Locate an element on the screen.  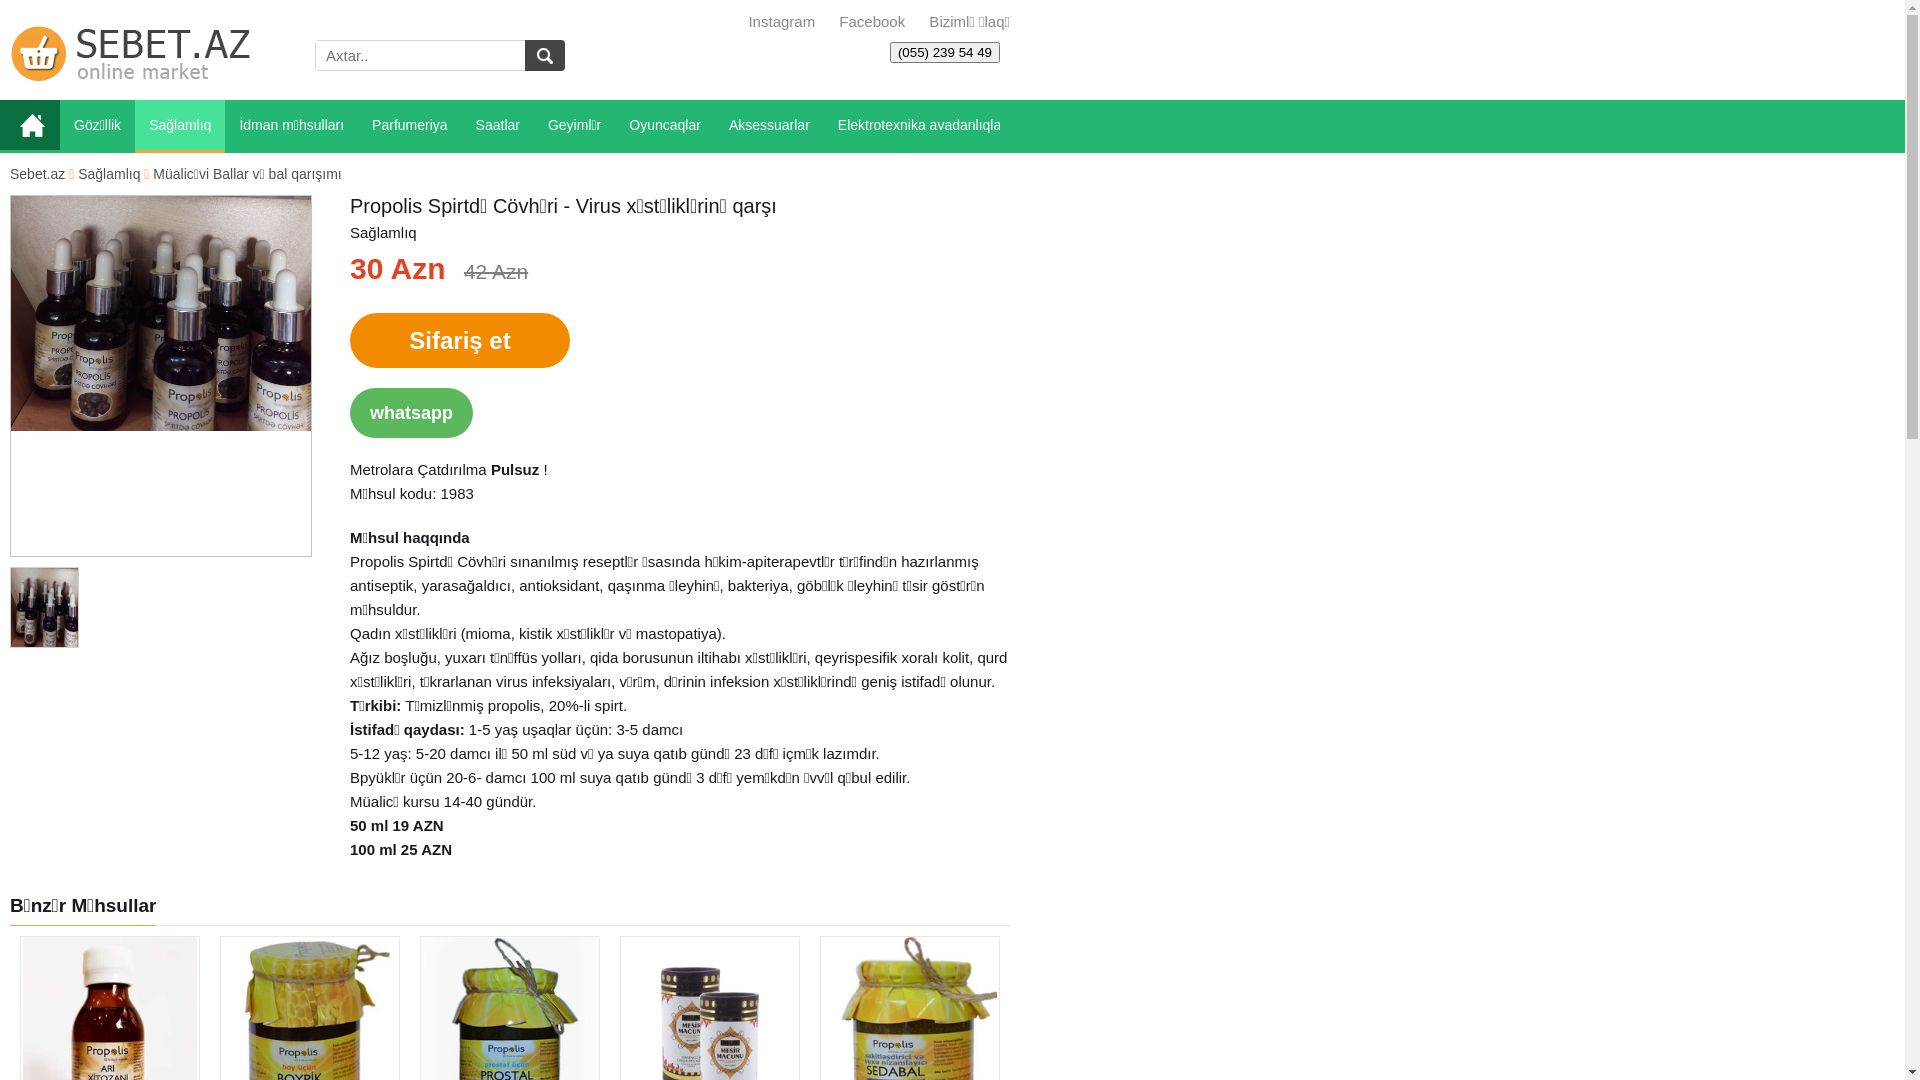
'Saatlar' is located at coordinates (498, 126).